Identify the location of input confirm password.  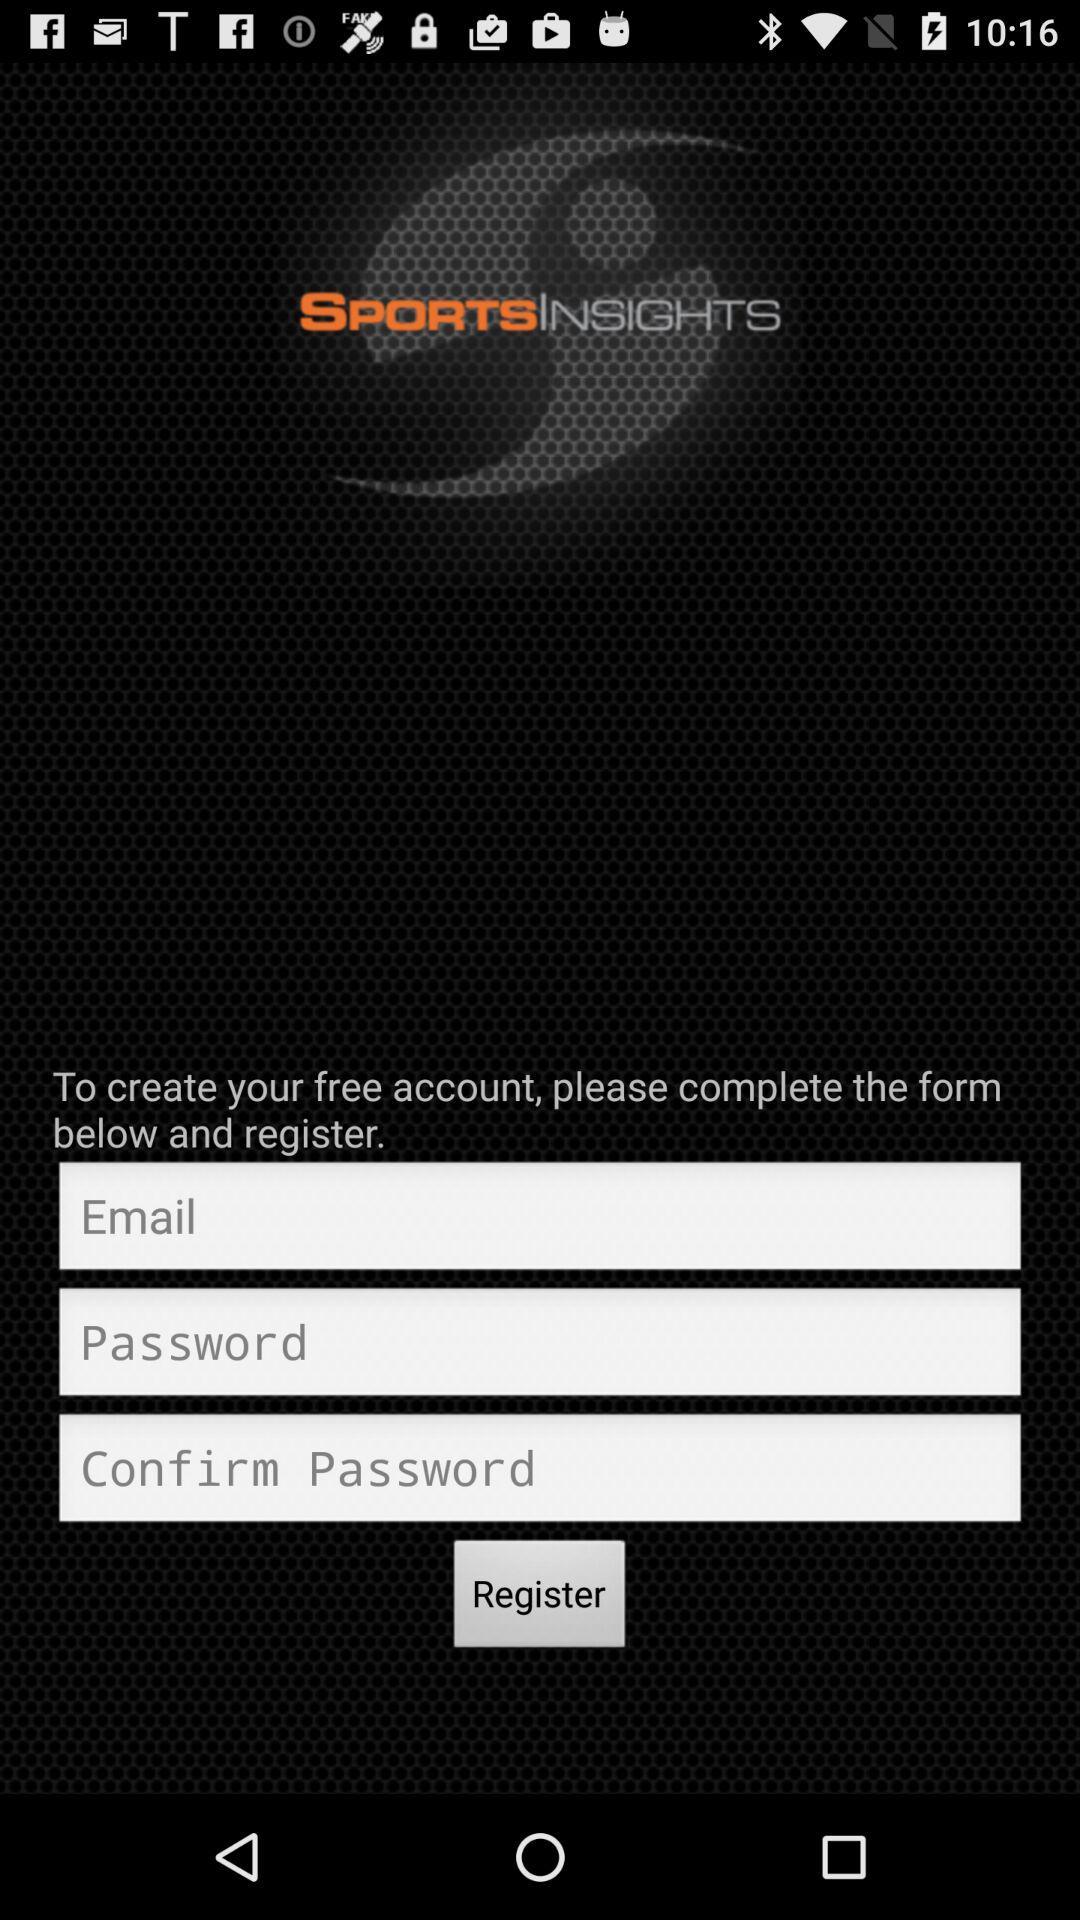
(540, 1473).